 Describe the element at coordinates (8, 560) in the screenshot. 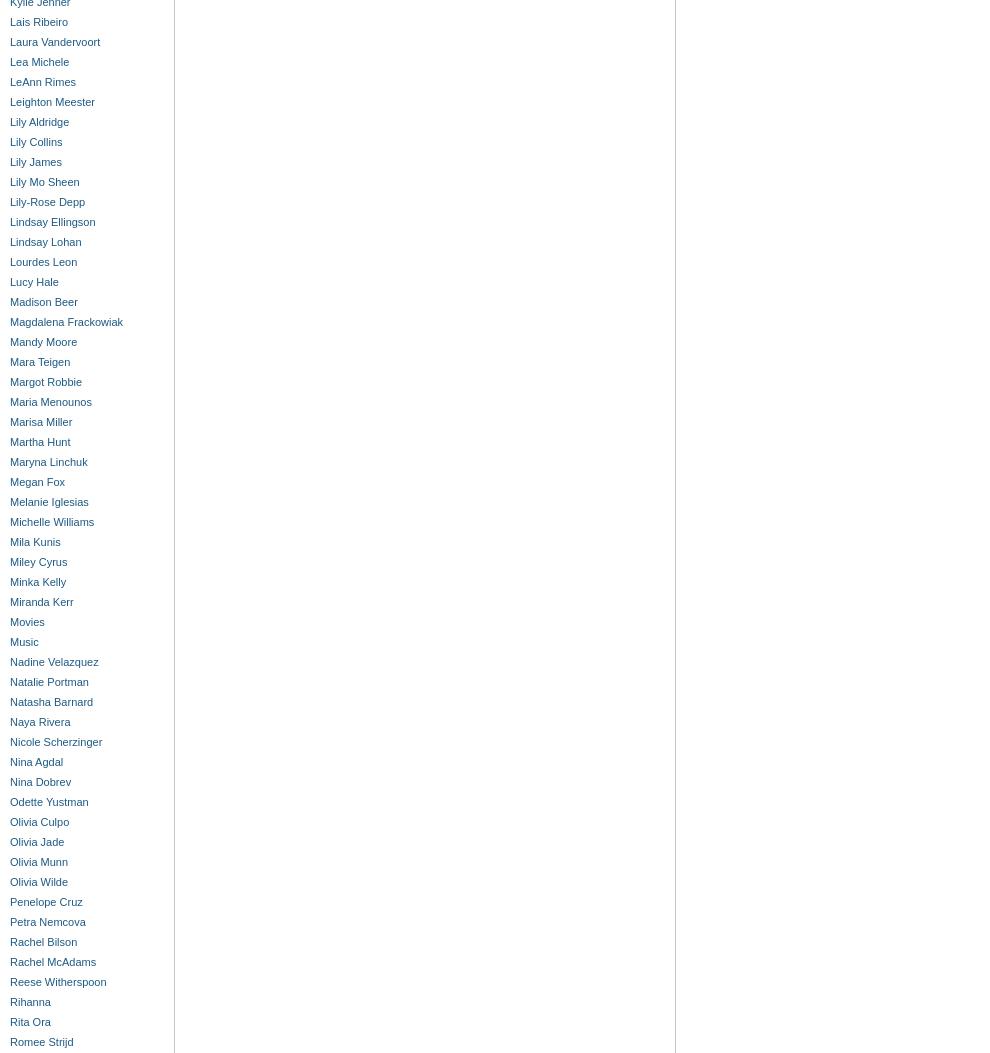

I see `'Miley Cyrus'` at that location.